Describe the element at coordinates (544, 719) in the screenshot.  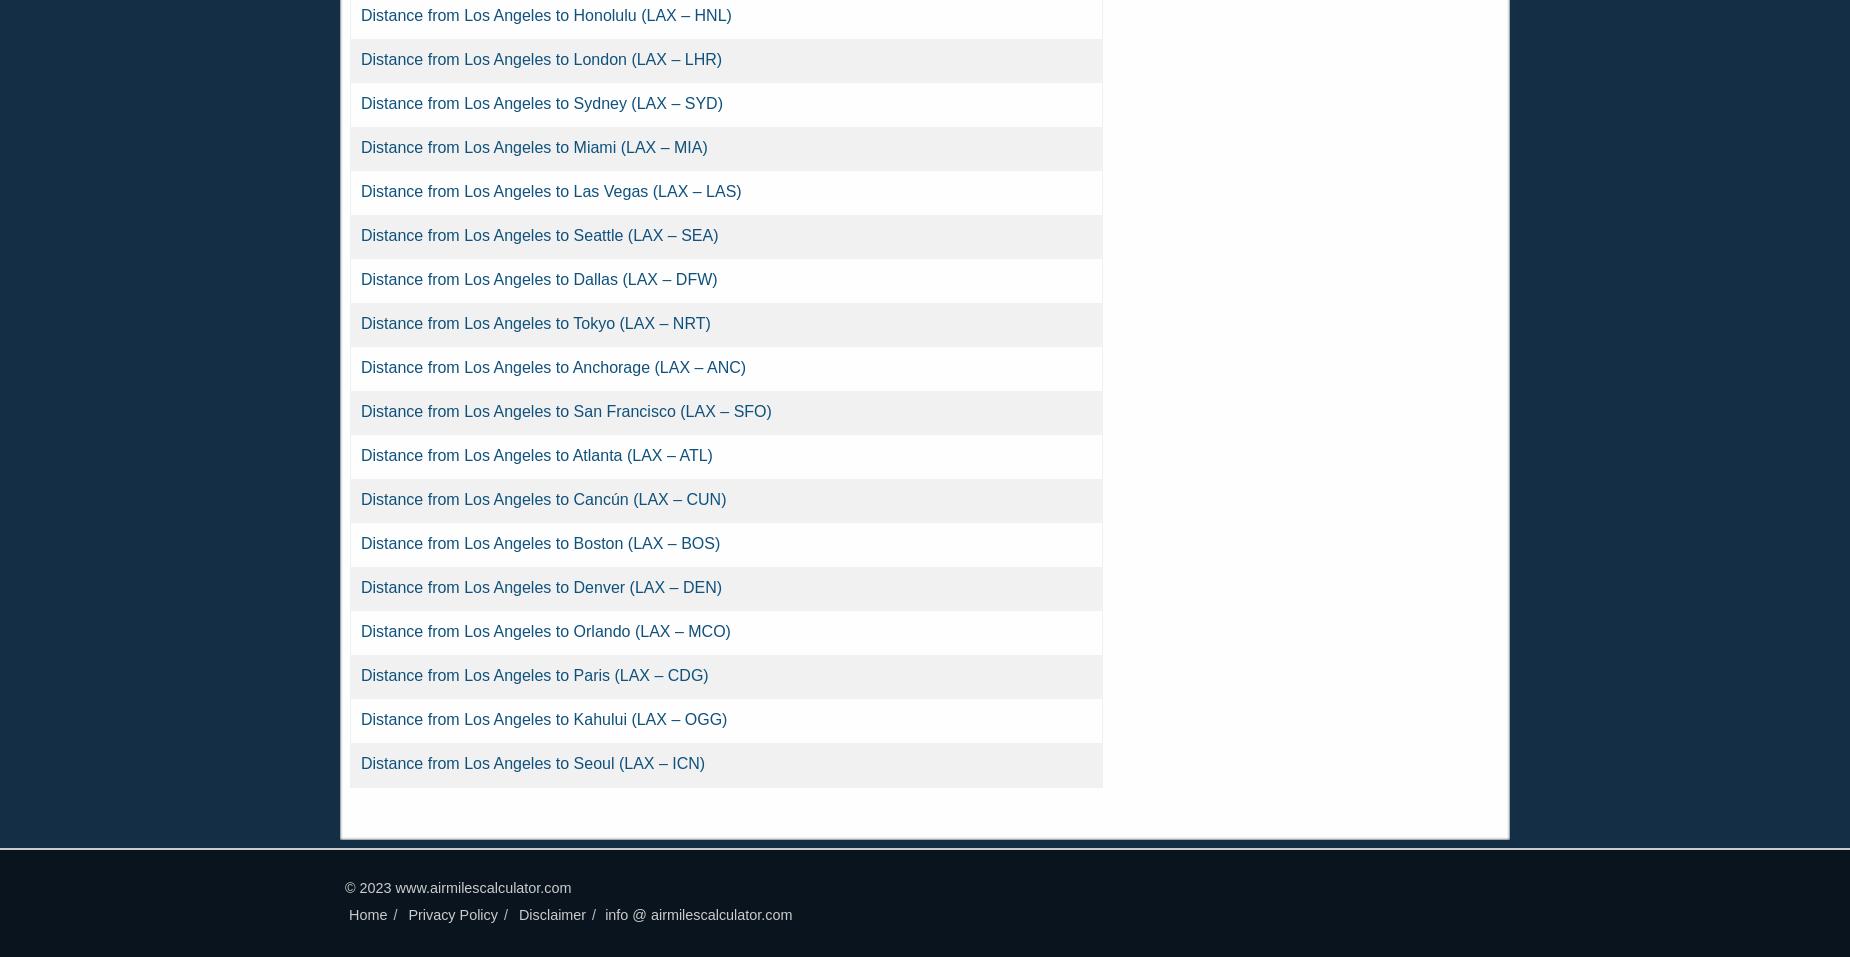
I see `'Distance from Los Angeles to Kahului (LAX – OGG)'` at that location.